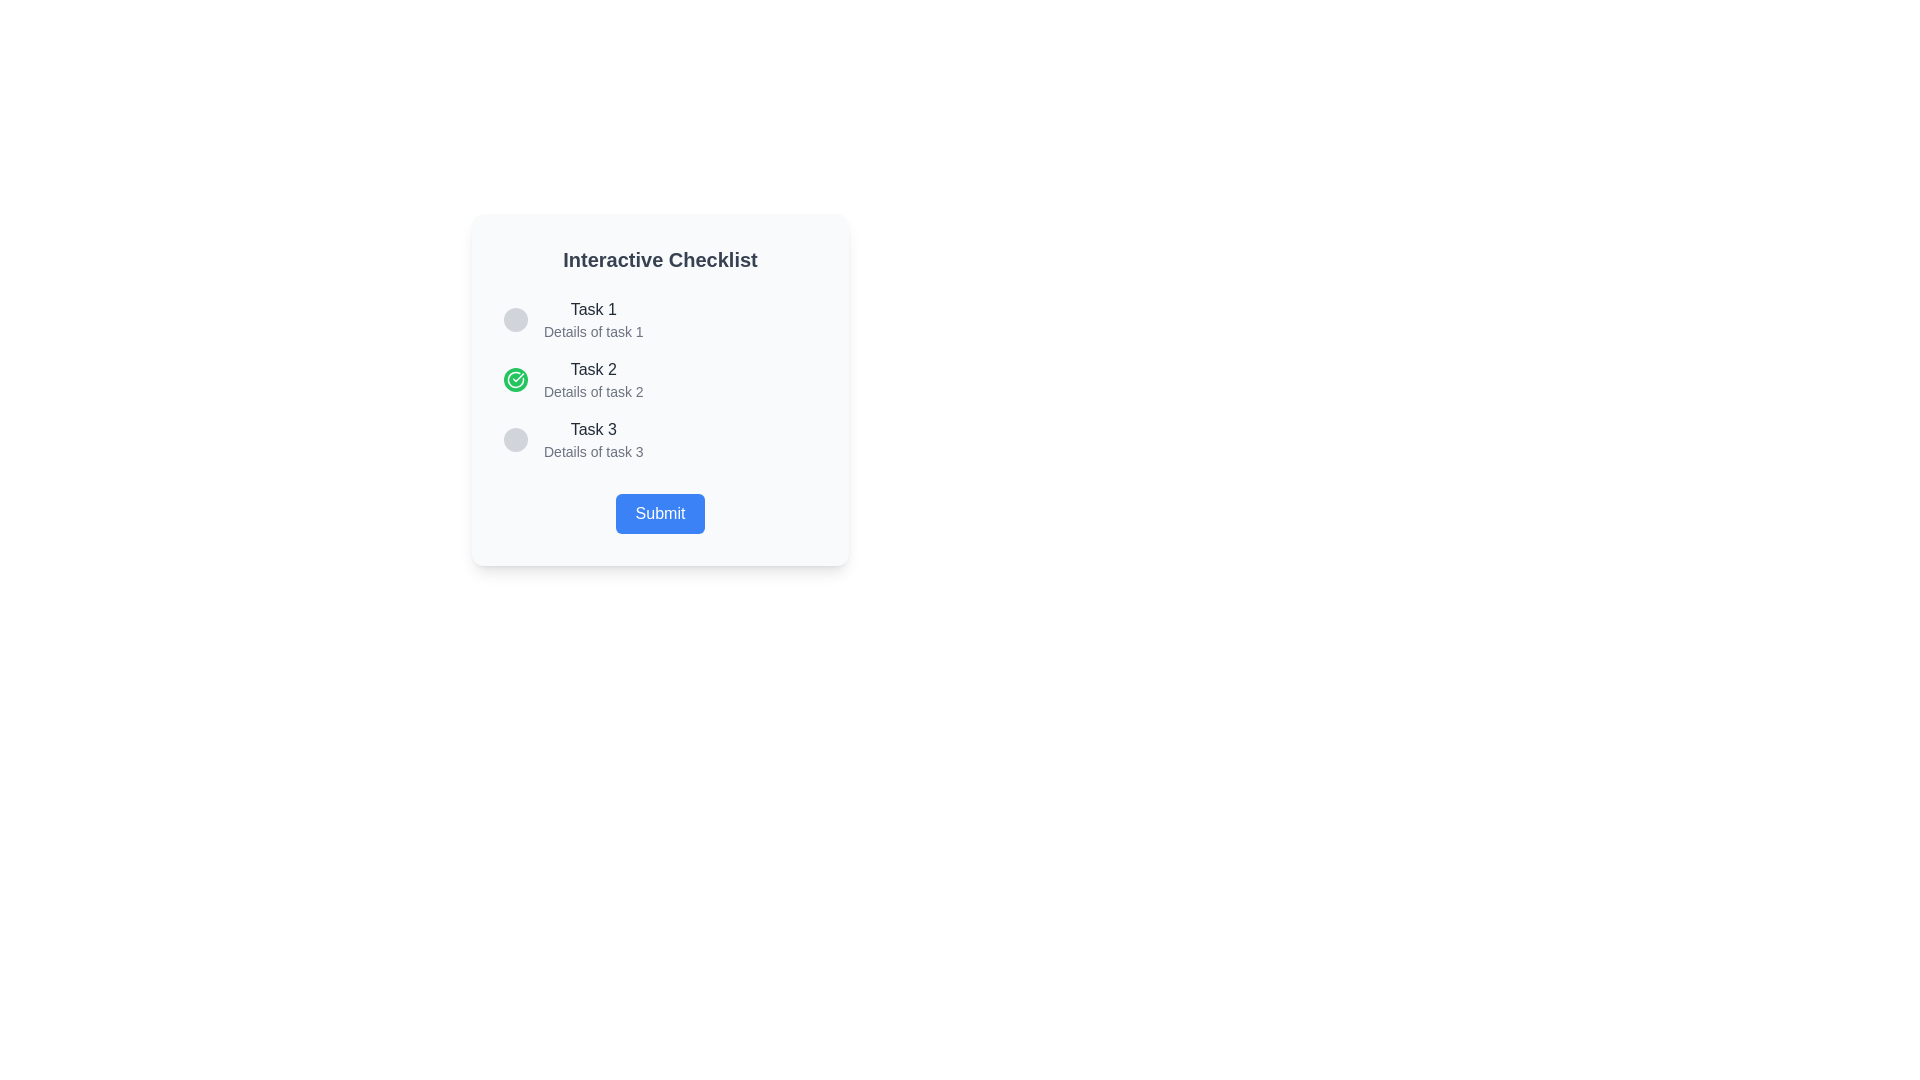  Describe the element at coordinates (660, 319) in the screenshot. I see `the first checklist item` at that location.